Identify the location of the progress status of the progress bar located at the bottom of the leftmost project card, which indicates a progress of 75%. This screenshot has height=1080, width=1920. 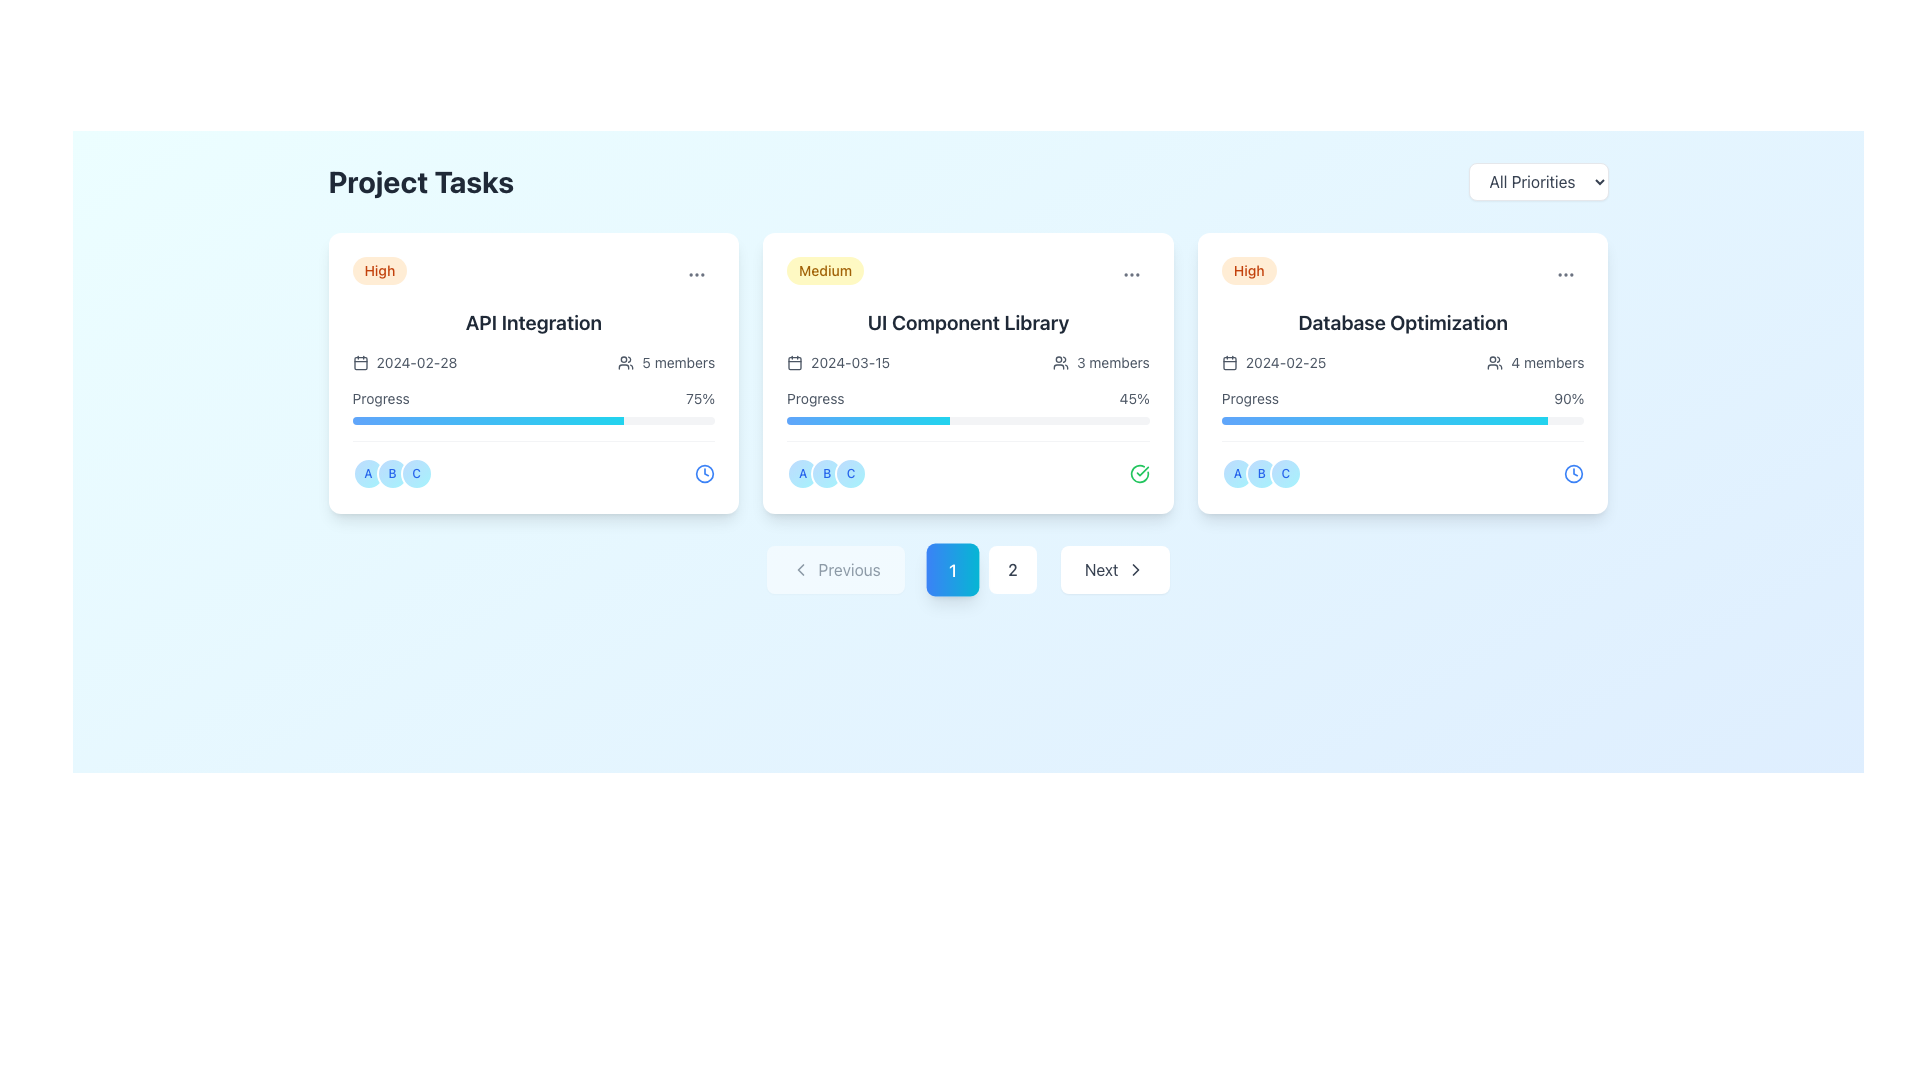
(488, 419).